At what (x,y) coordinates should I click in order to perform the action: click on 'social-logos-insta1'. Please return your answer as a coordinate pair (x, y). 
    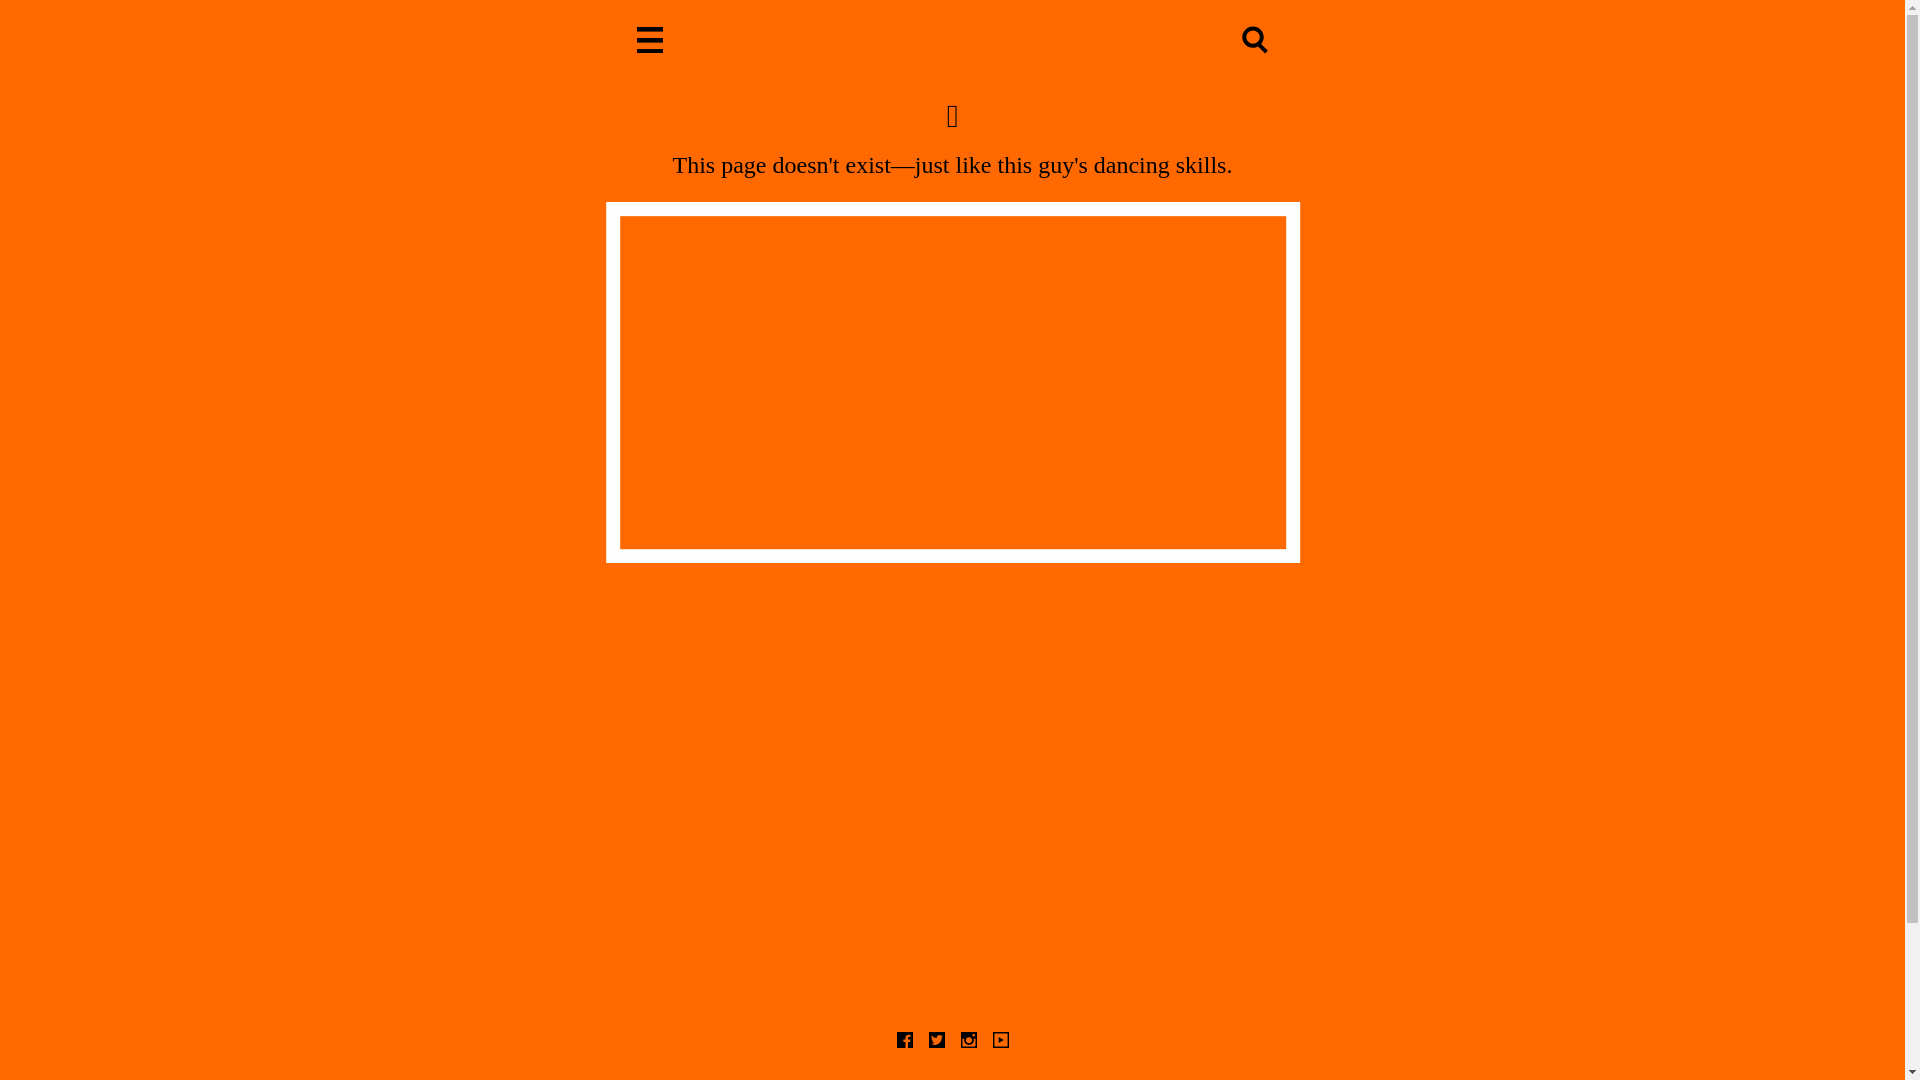
    Looking at the image, I should click on (968, 1040).